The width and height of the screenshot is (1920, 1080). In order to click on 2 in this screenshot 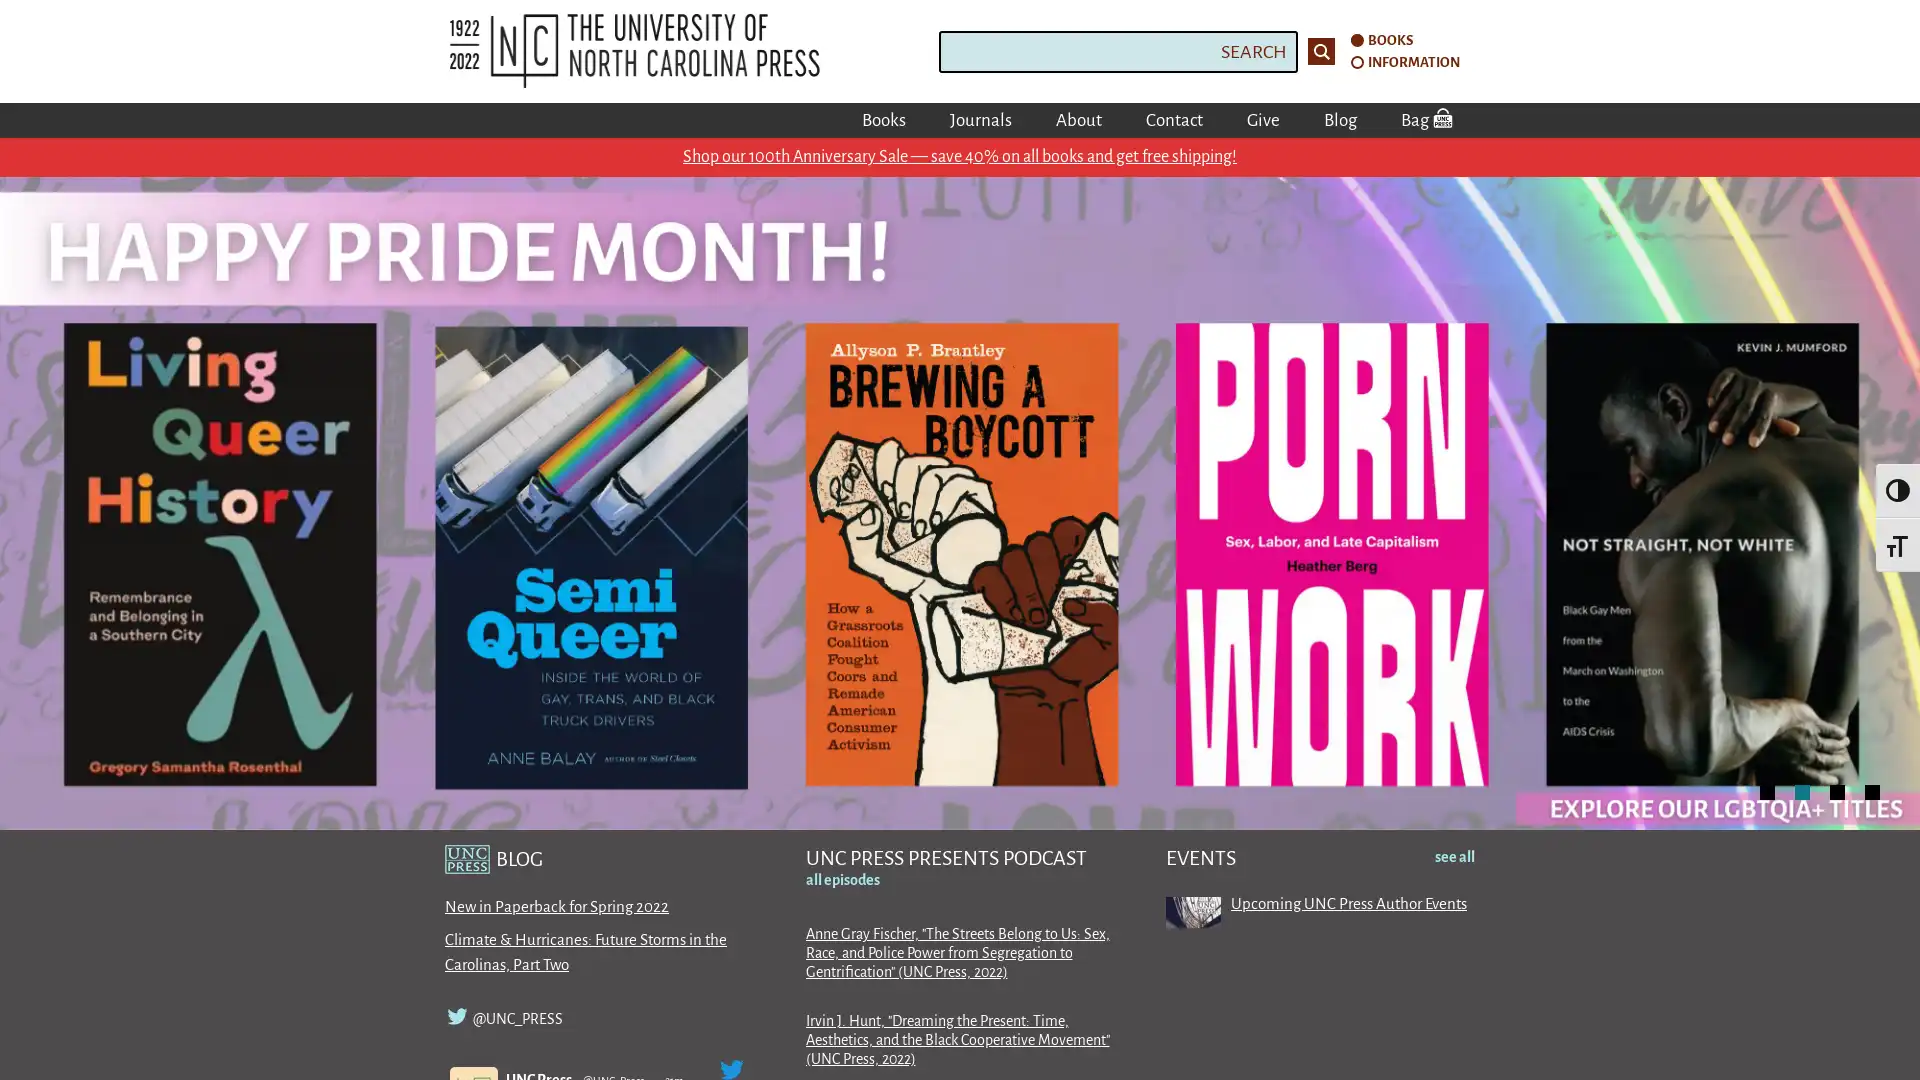, I will do `click(1802, 790)`.